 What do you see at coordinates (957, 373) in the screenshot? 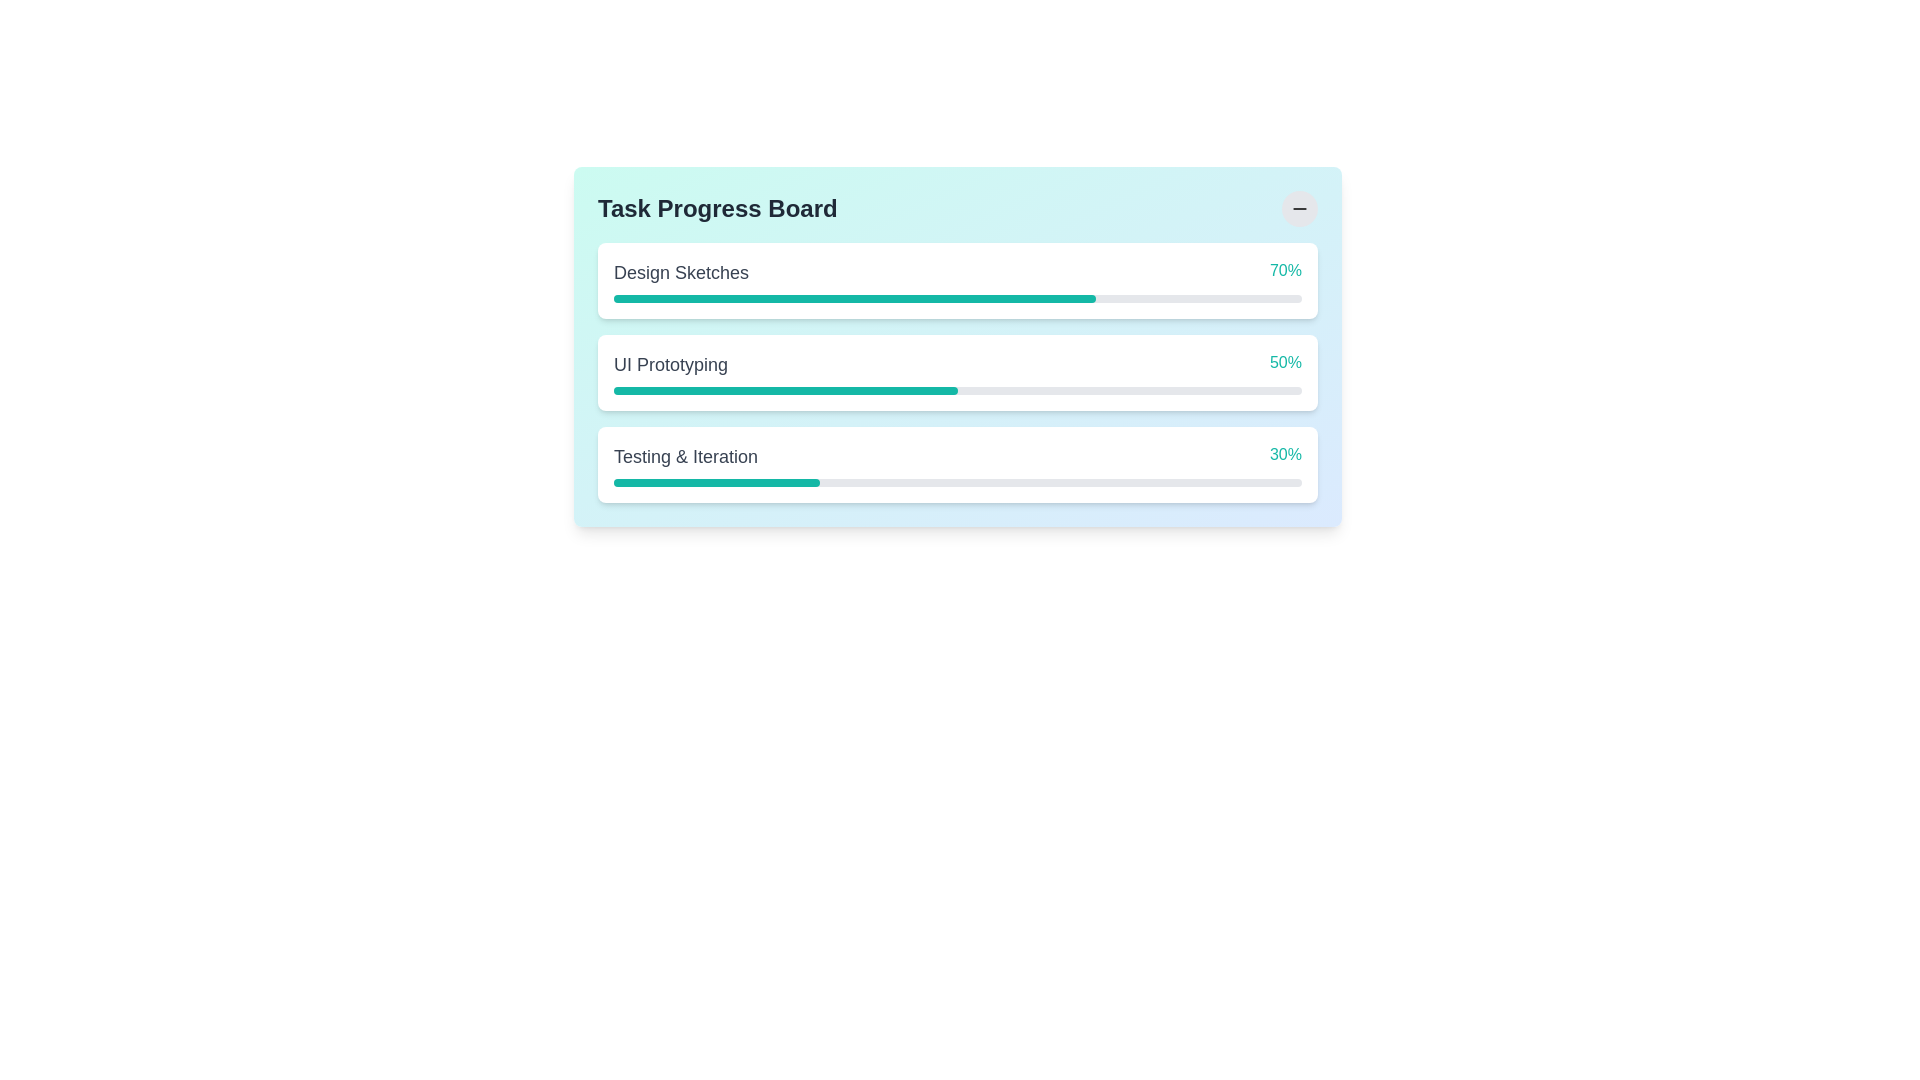
I see `the Progress Tracker titled 'UI Prototyping' which displays a completion percentage of 70%` at bounding box center [957, 373].